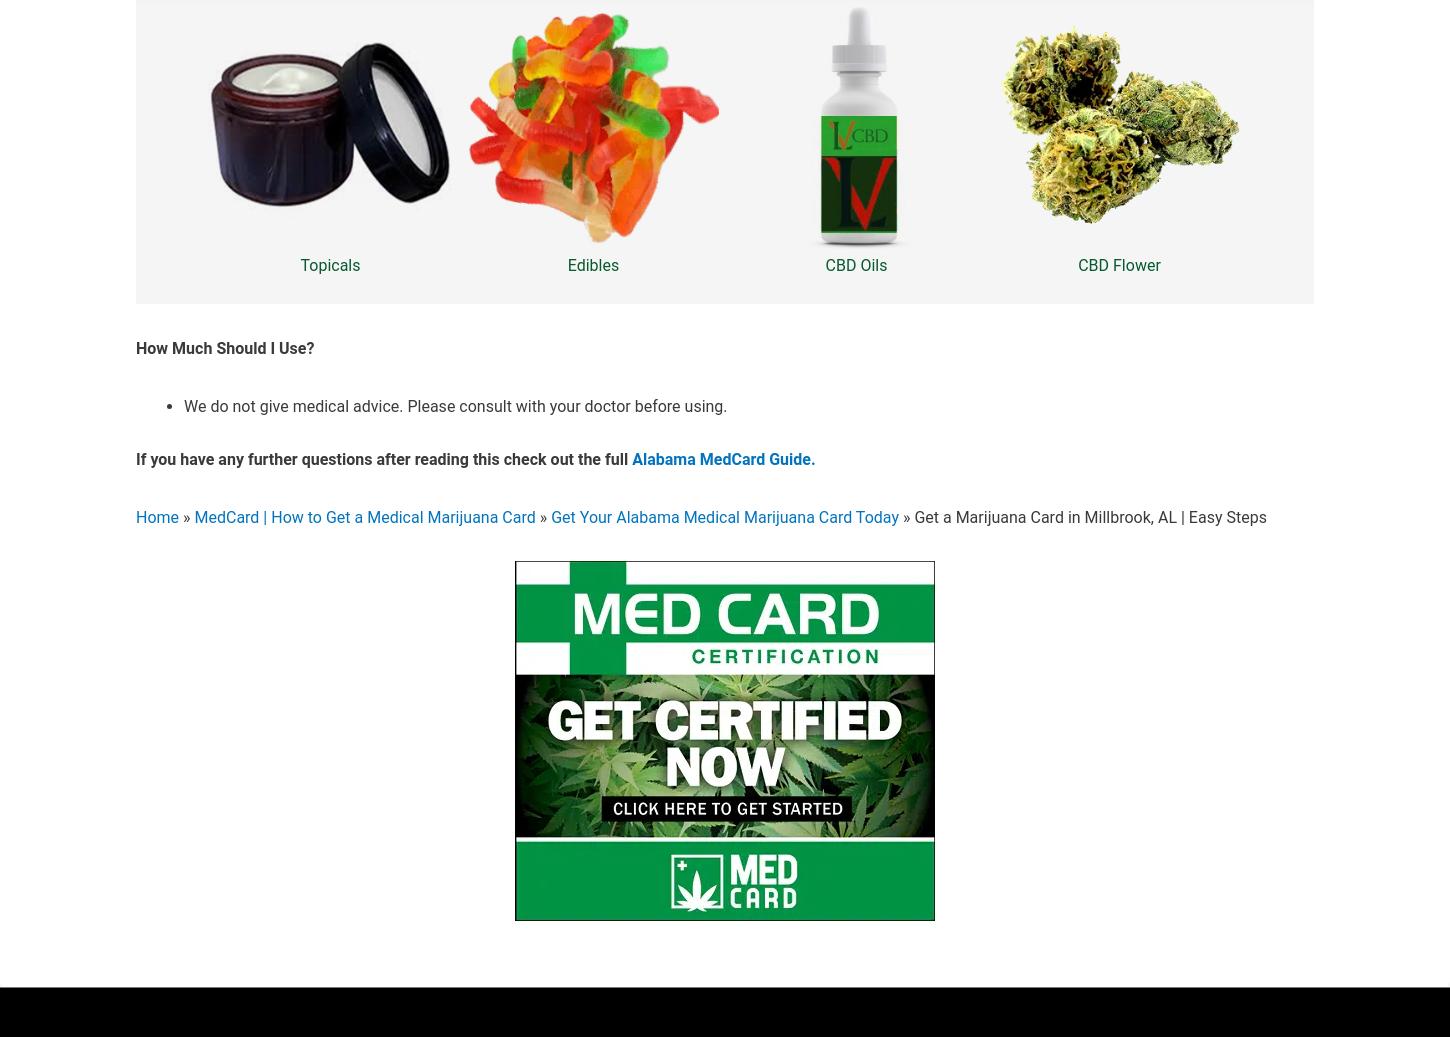 The image size is (1450, 1037). Describe the element at coordinates (382, 458) in the screenshot. I see `'If you have any further questions after reading this check out the full'` at that location.